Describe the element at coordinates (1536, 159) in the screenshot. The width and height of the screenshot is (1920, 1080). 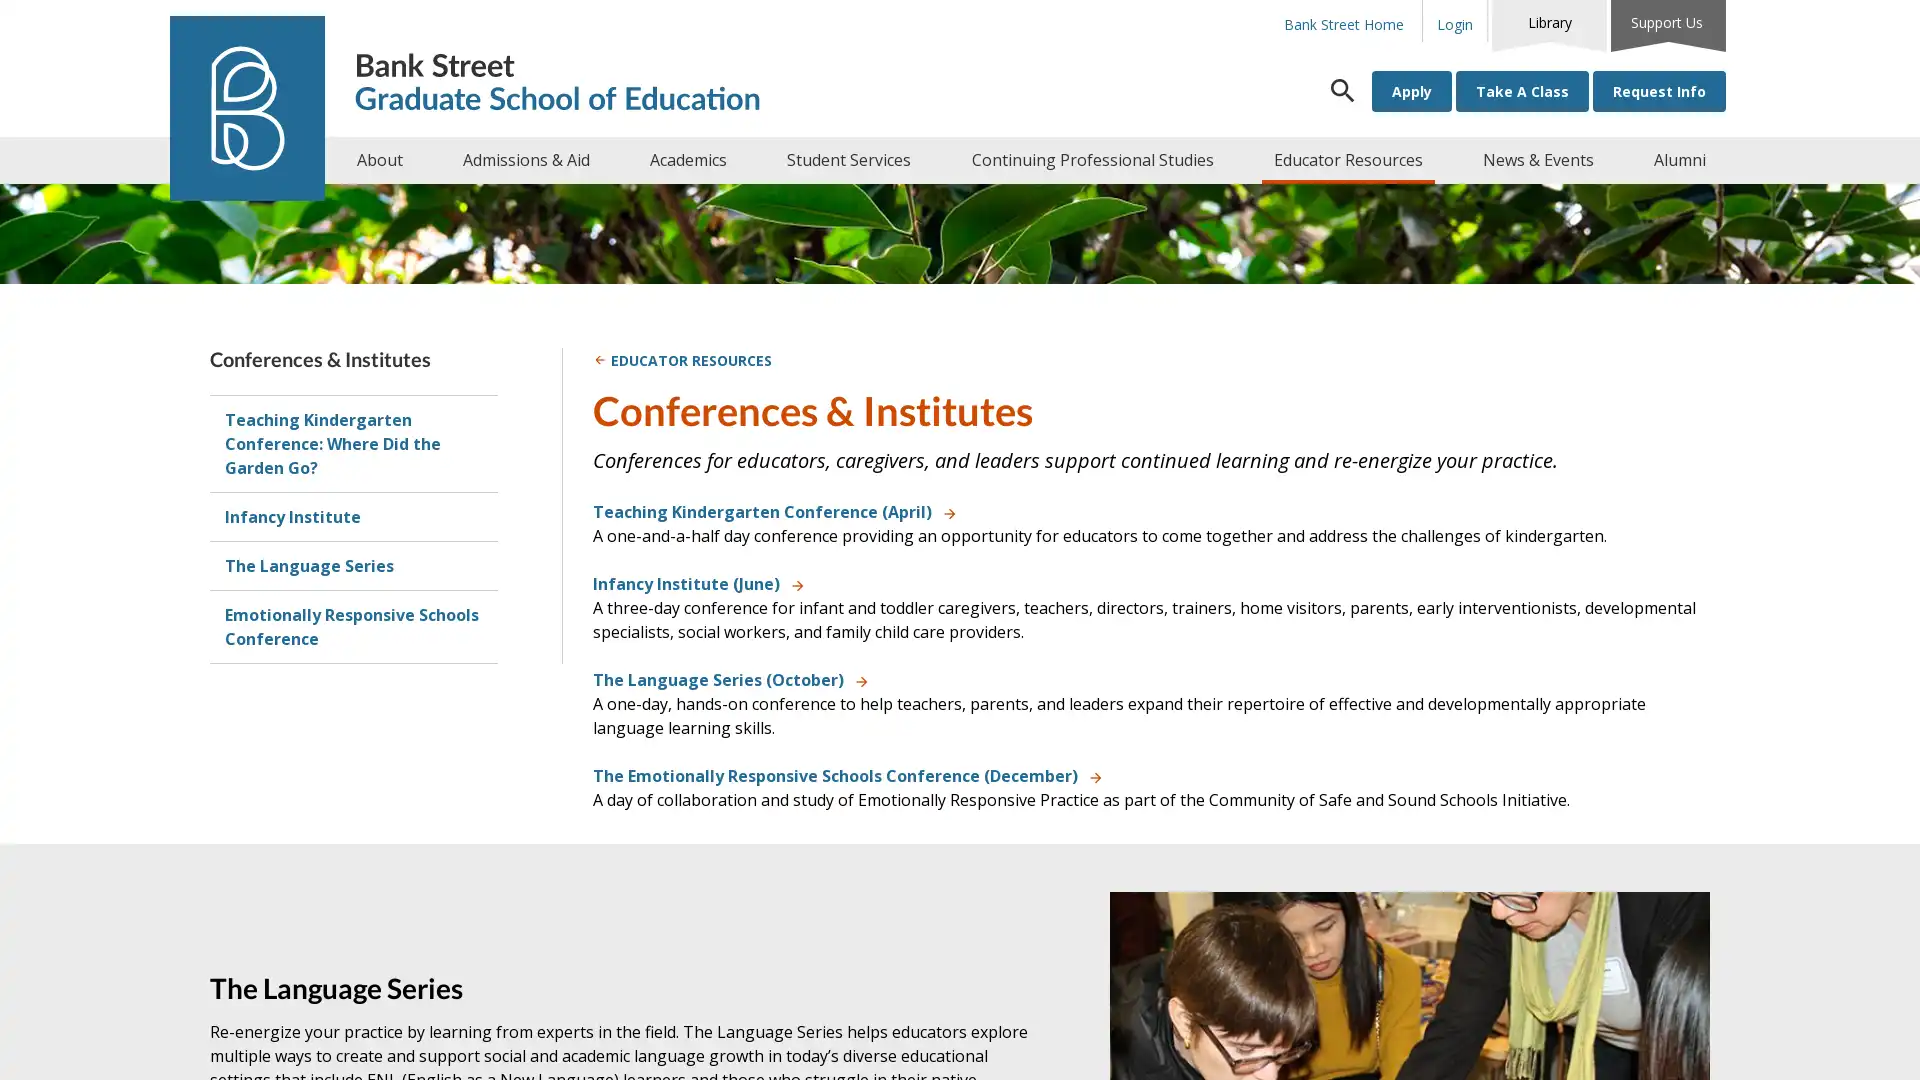
I see `News & Events` at that location.